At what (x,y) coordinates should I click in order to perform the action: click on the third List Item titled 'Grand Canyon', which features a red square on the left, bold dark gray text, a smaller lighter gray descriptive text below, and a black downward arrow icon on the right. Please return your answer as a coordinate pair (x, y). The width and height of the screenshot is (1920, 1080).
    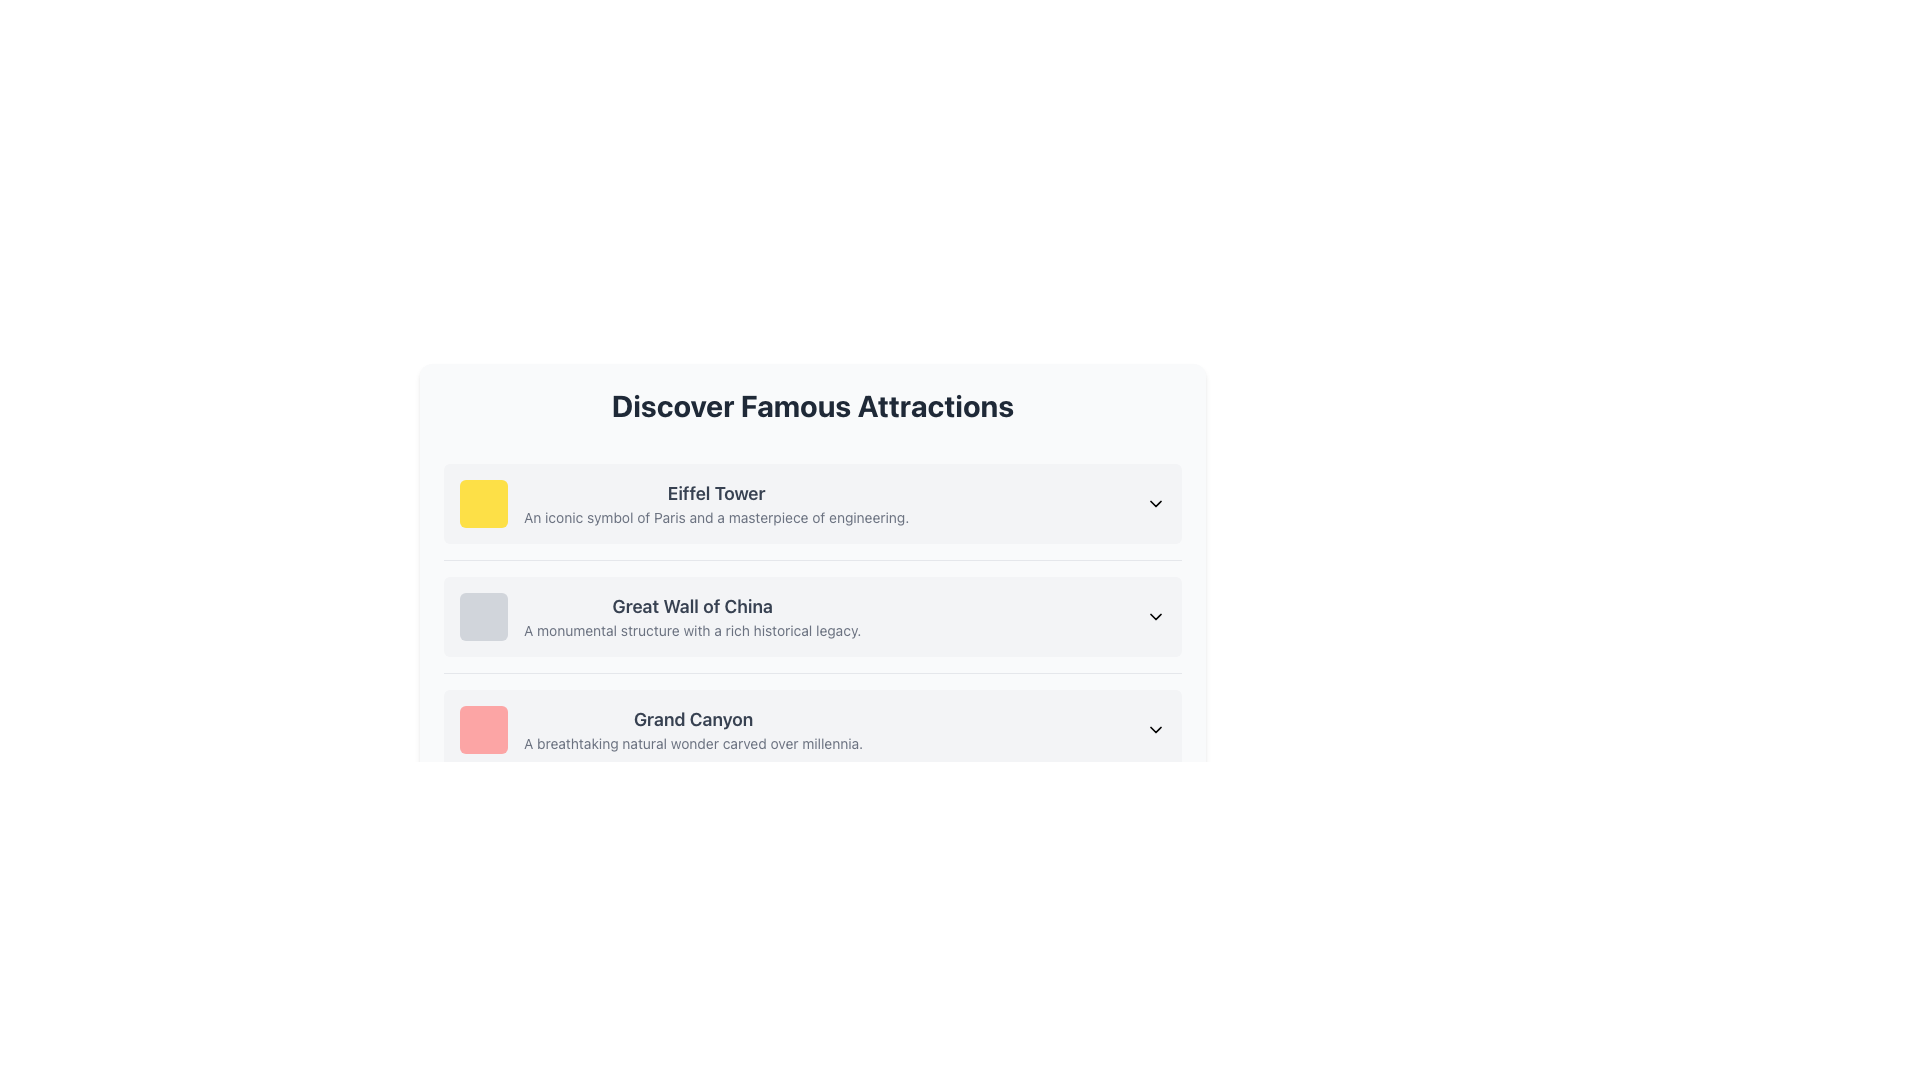
    Looking at the image, I should click on (812, 729).